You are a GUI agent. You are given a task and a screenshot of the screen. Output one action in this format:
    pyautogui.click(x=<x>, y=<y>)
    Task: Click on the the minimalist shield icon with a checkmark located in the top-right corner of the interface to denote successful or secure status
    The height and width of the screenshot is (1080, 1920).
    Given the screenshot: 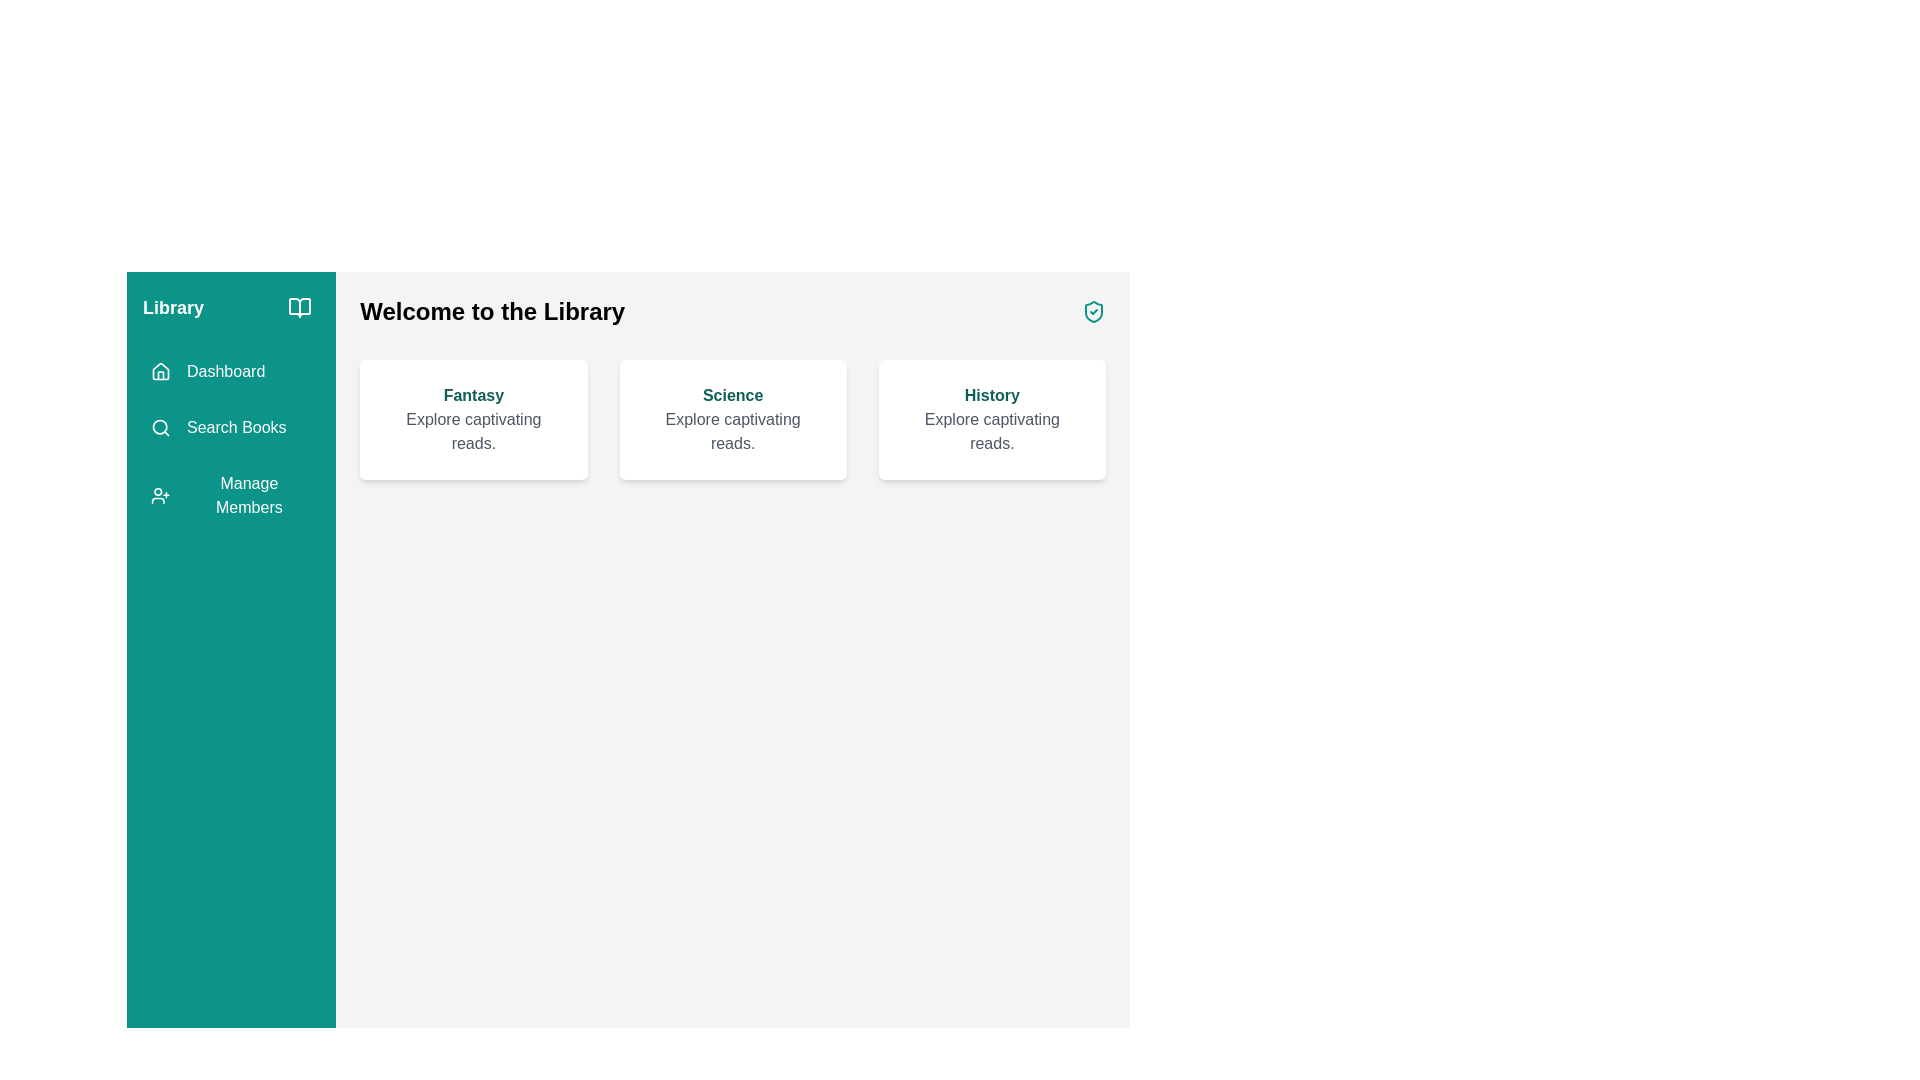 What is the action you would take?
    pyautogui.click(x=1093, y=312)
    